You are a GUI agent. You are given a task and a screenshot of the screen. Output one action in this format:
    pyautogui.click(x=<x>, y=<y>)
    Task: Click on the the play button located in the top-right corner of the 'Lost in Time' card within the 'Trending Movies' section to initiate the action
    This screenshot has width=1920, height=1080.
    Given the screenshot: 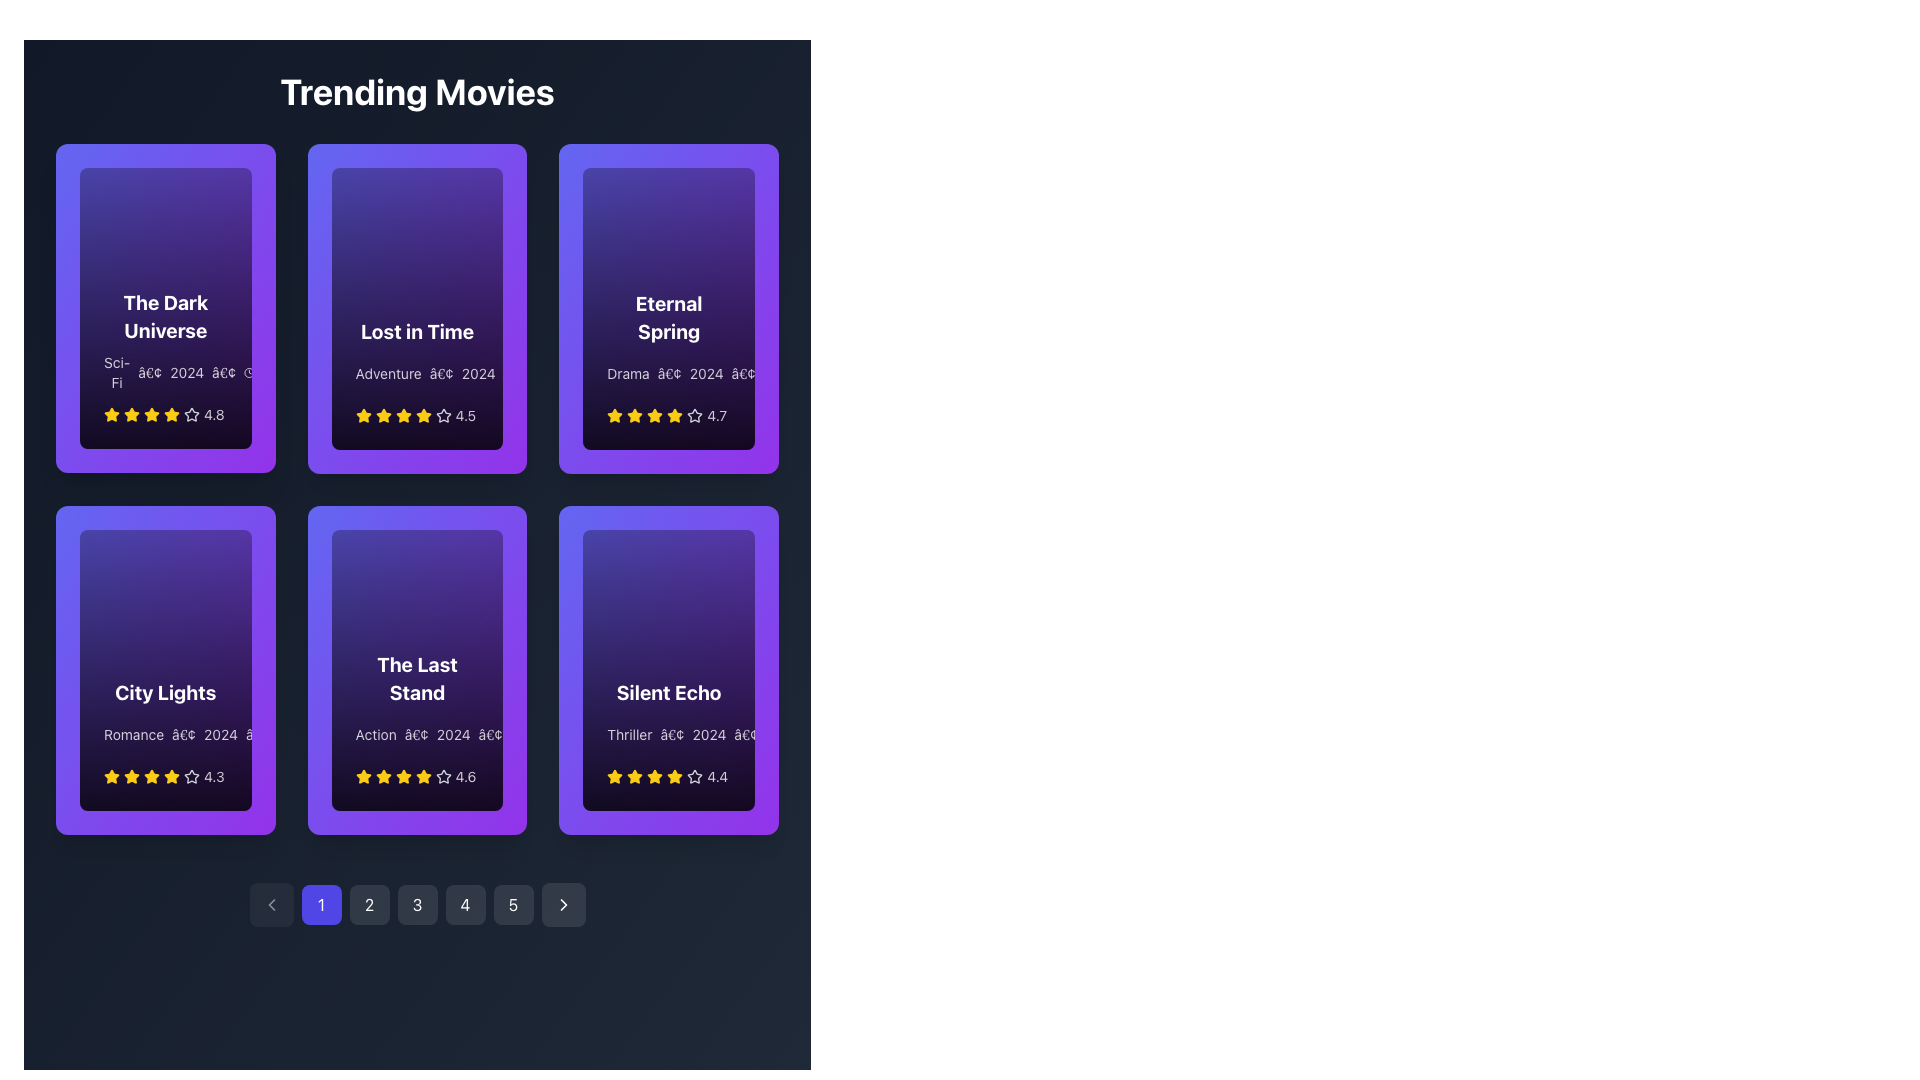 What is the action you would take?
    pyautogui.click(x=493, y=185)
    